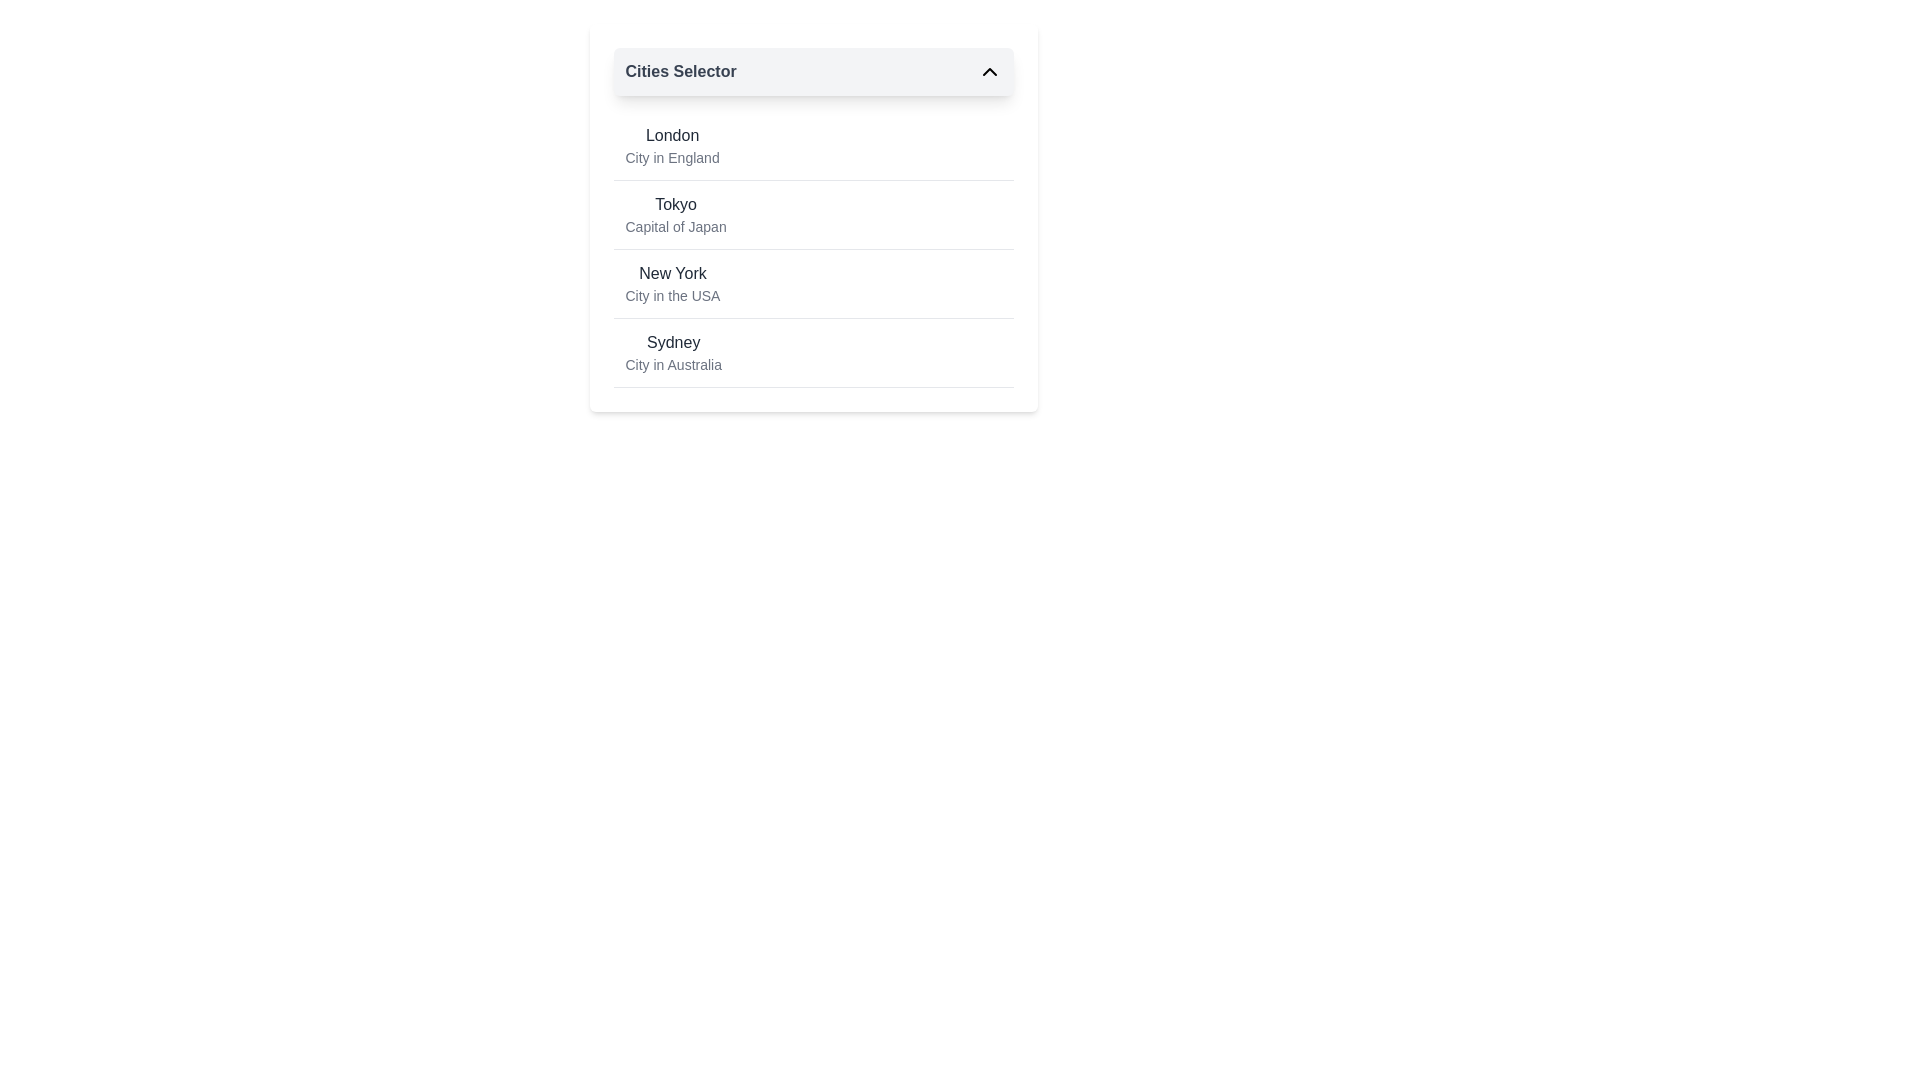 The height and width of the screenshot is (1080, 1920). I want to click on the 'Cities Selector' text label, which is a bold serif font in dark gray and serves as the header for the dropdown menu, so click(681, 71).